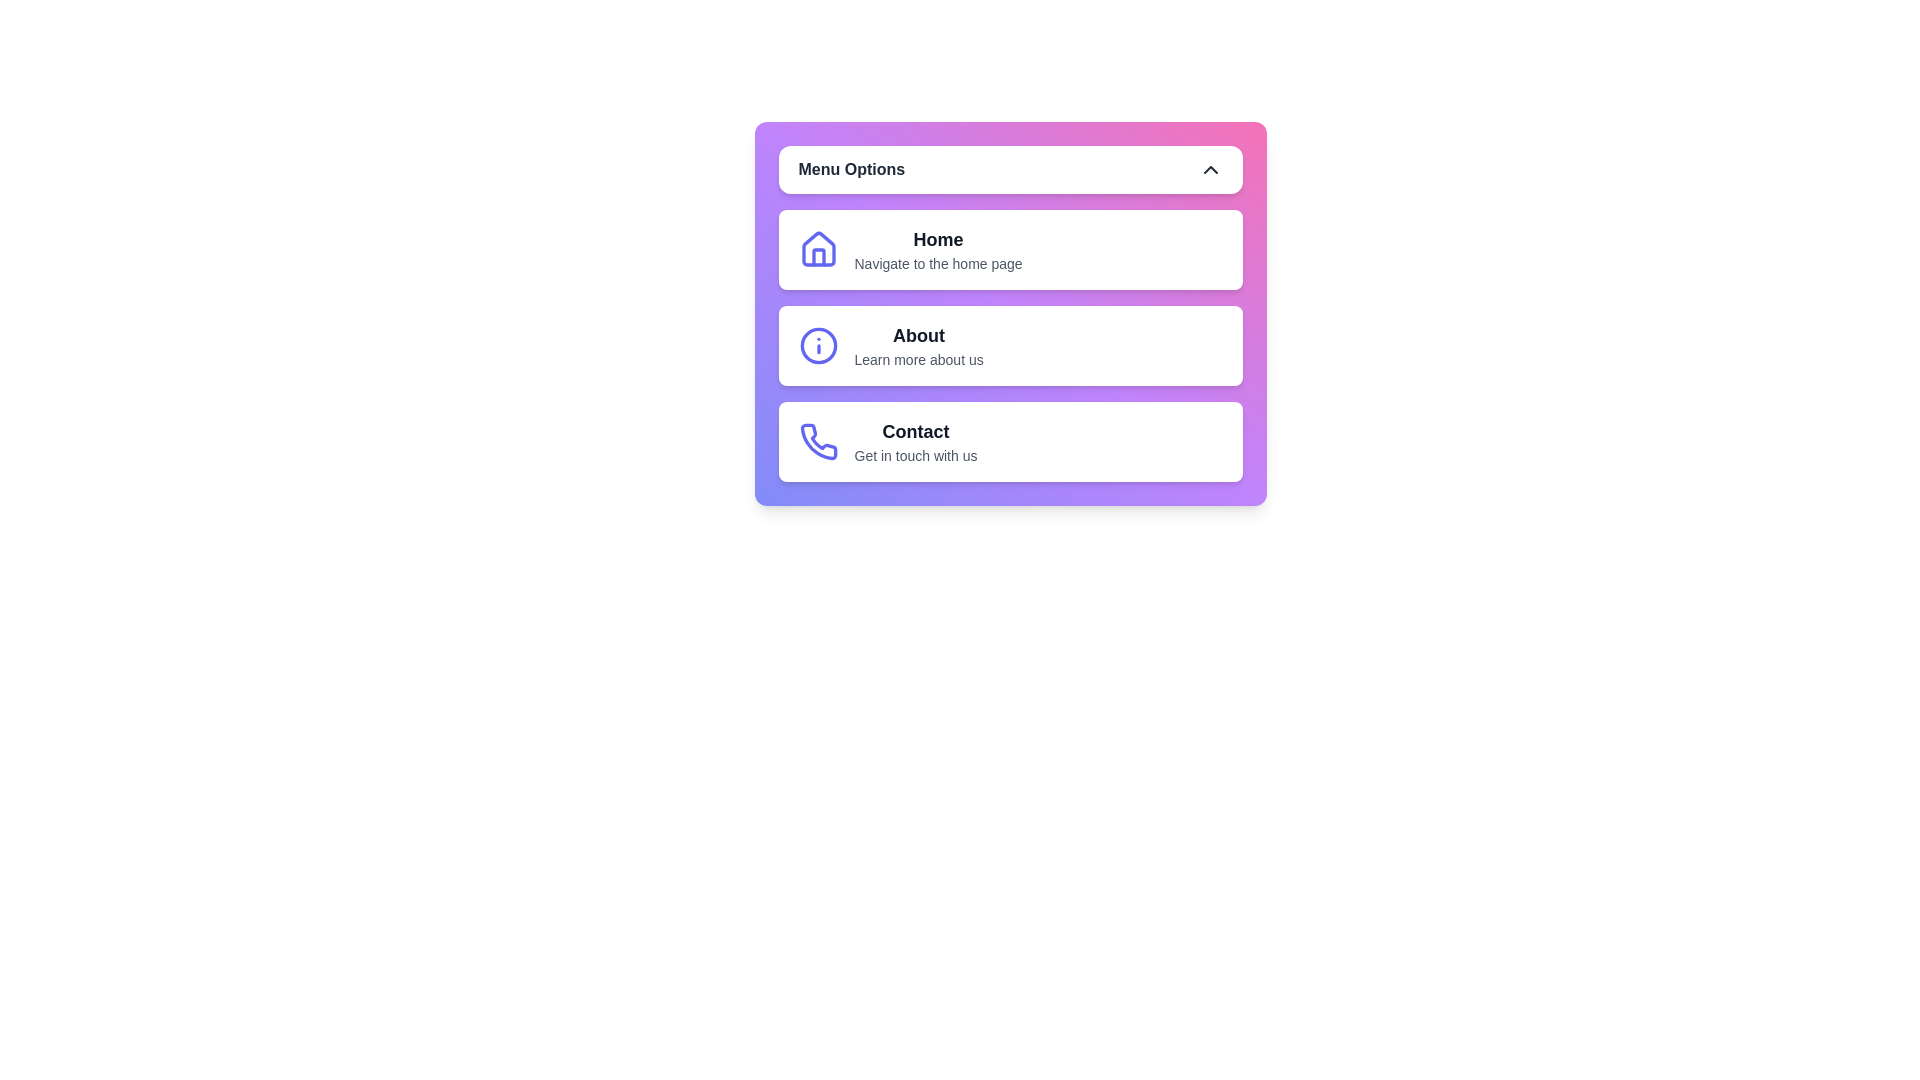 The image size is (1920, 1080). I want to click on 'Menu Options' button to toggle the menu visibility, so click(1010, 168).